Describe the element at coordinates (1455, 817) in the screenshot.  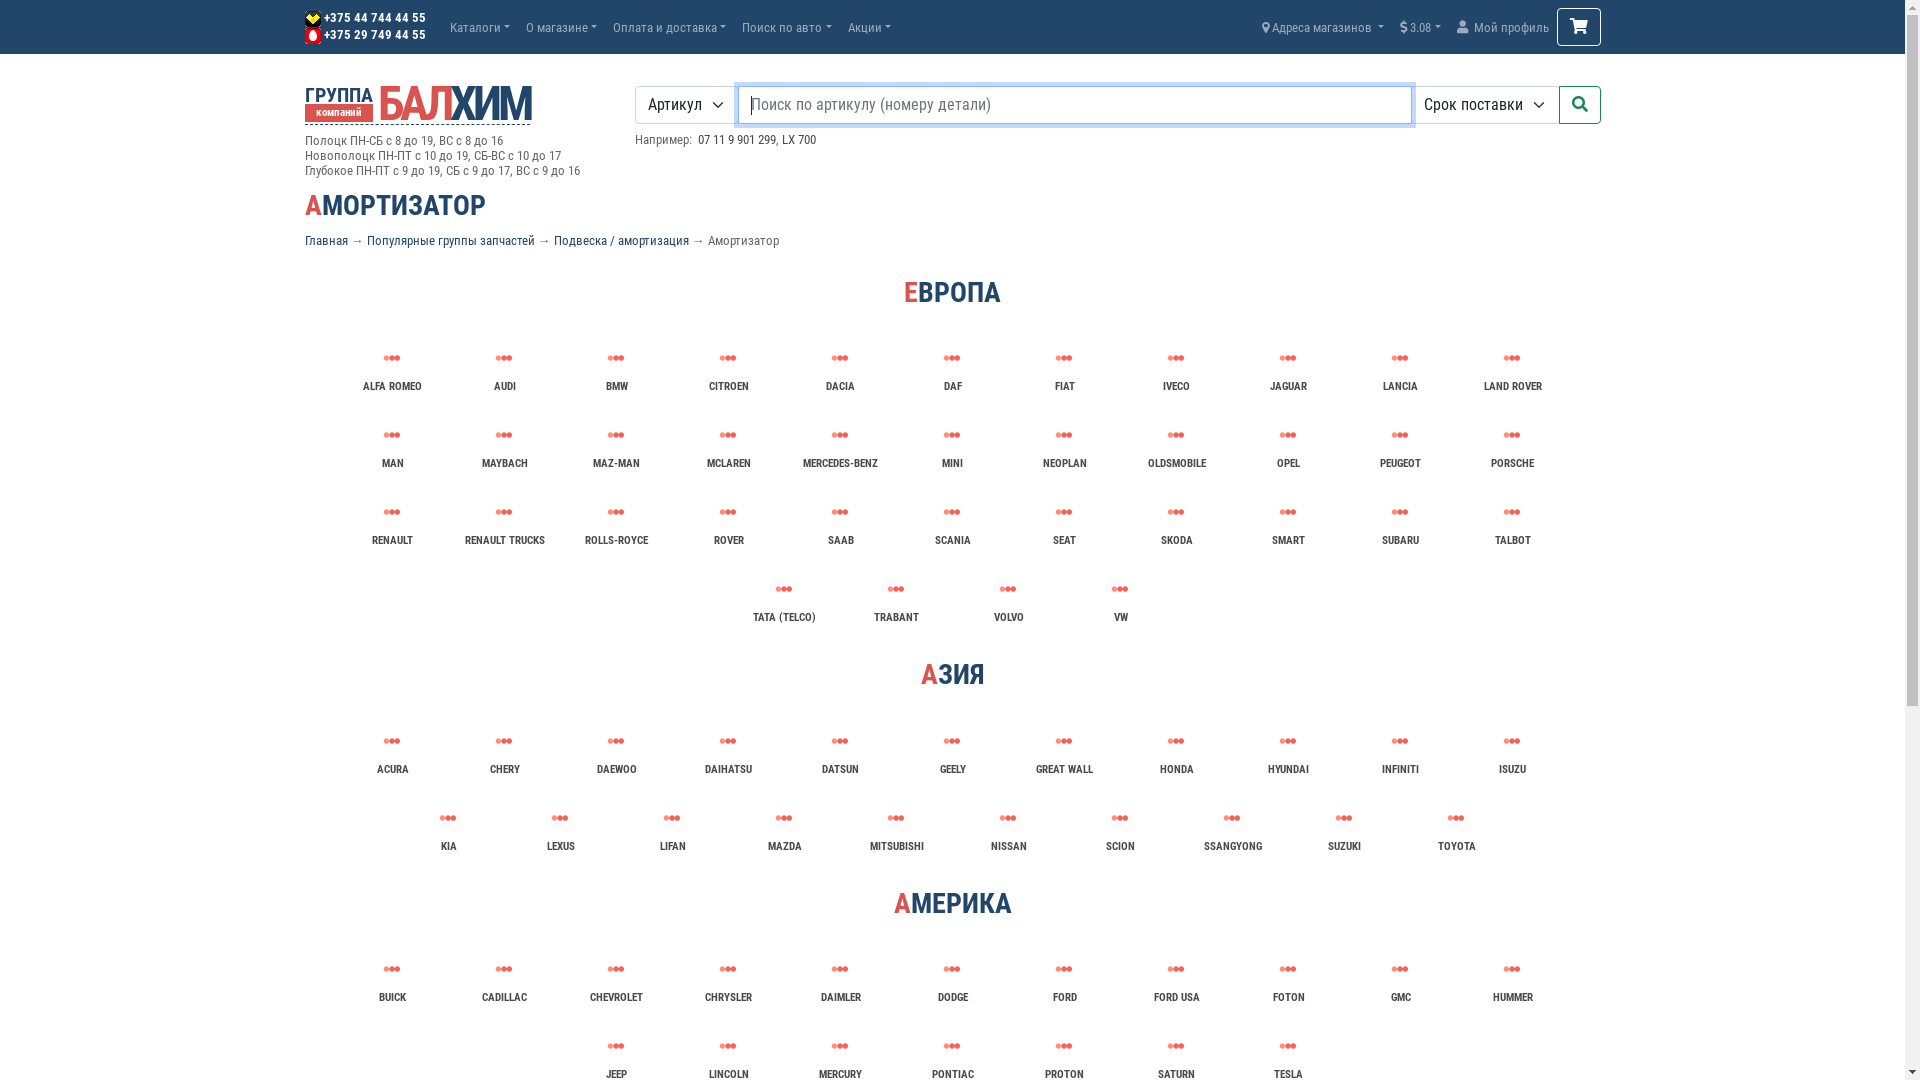
I see `'TOYOTA'` at that location.